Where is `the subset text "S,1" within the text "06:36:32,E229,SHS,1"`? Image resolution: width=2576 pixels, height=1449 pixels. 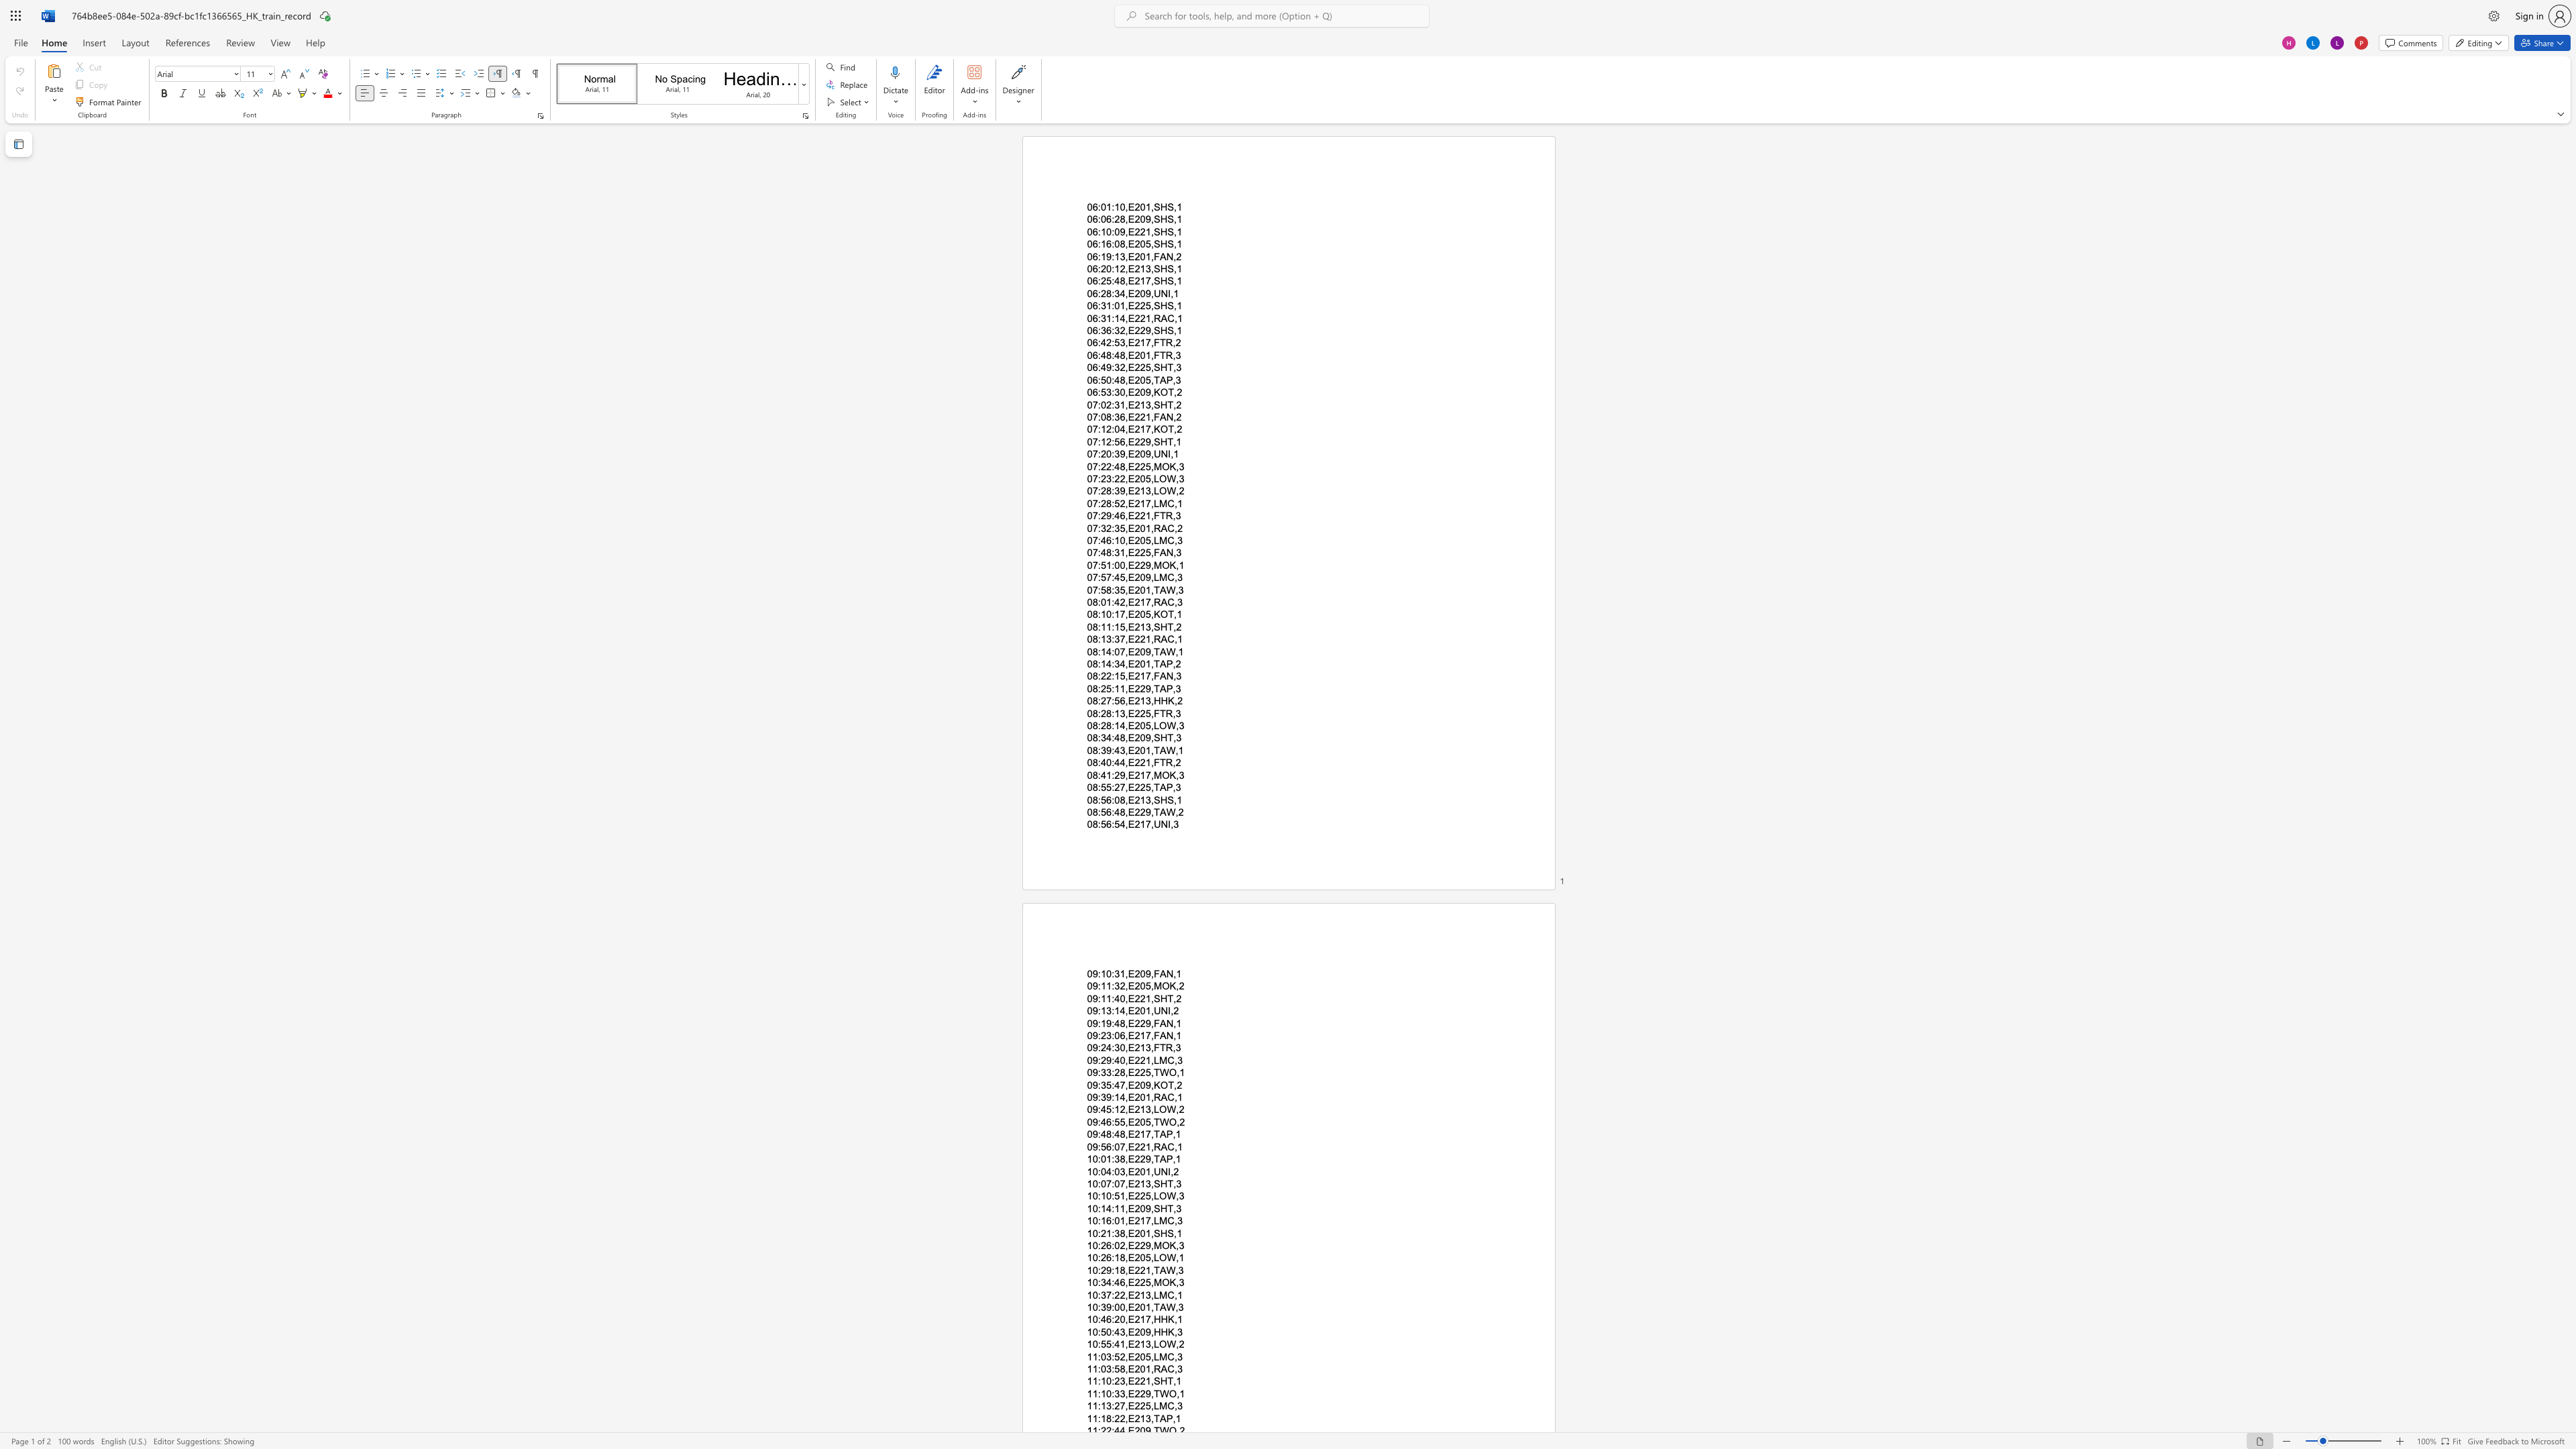 the subset text "S,1" within the text "06:36:32,E229,SHS,1" is located at coordinates (1167, 329).